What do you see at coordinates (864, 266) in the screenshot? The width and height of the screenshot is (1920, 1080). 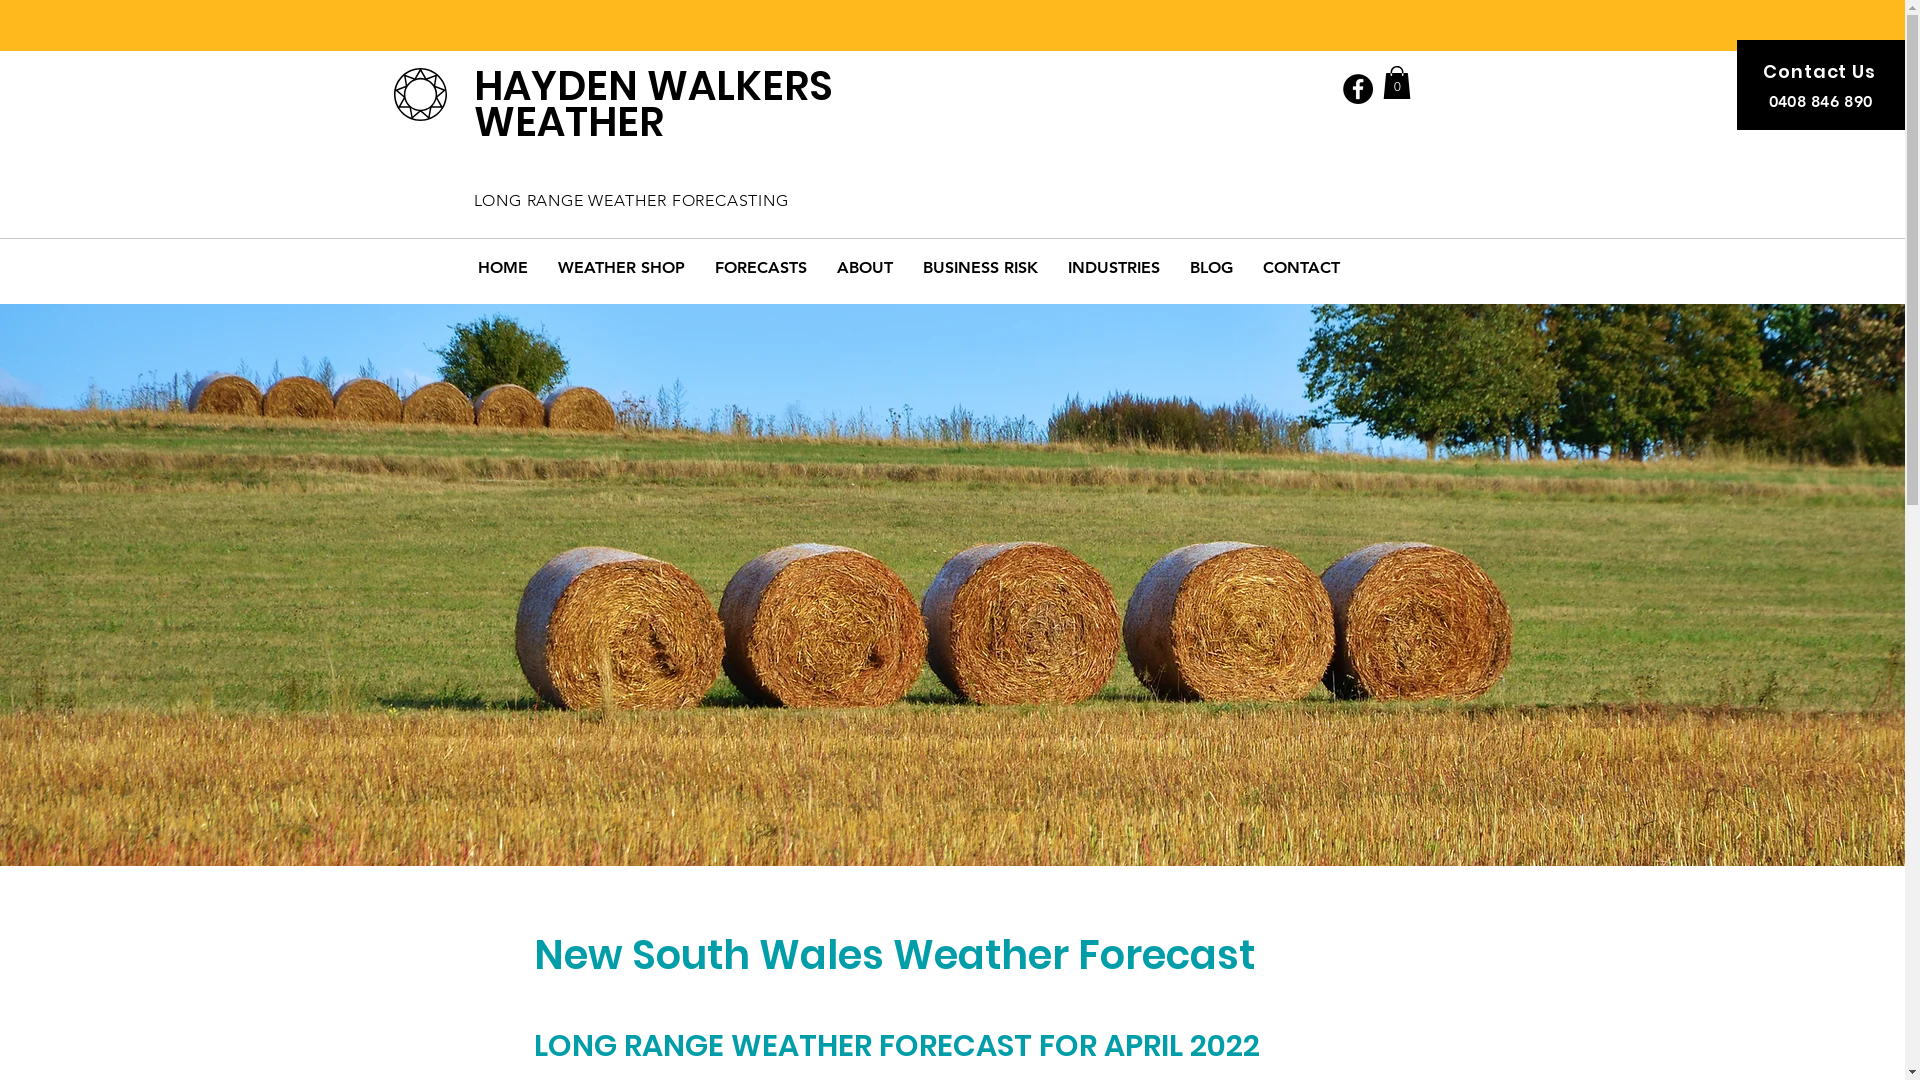 I see `'ABOUT'` at bounding box center [864, 266].